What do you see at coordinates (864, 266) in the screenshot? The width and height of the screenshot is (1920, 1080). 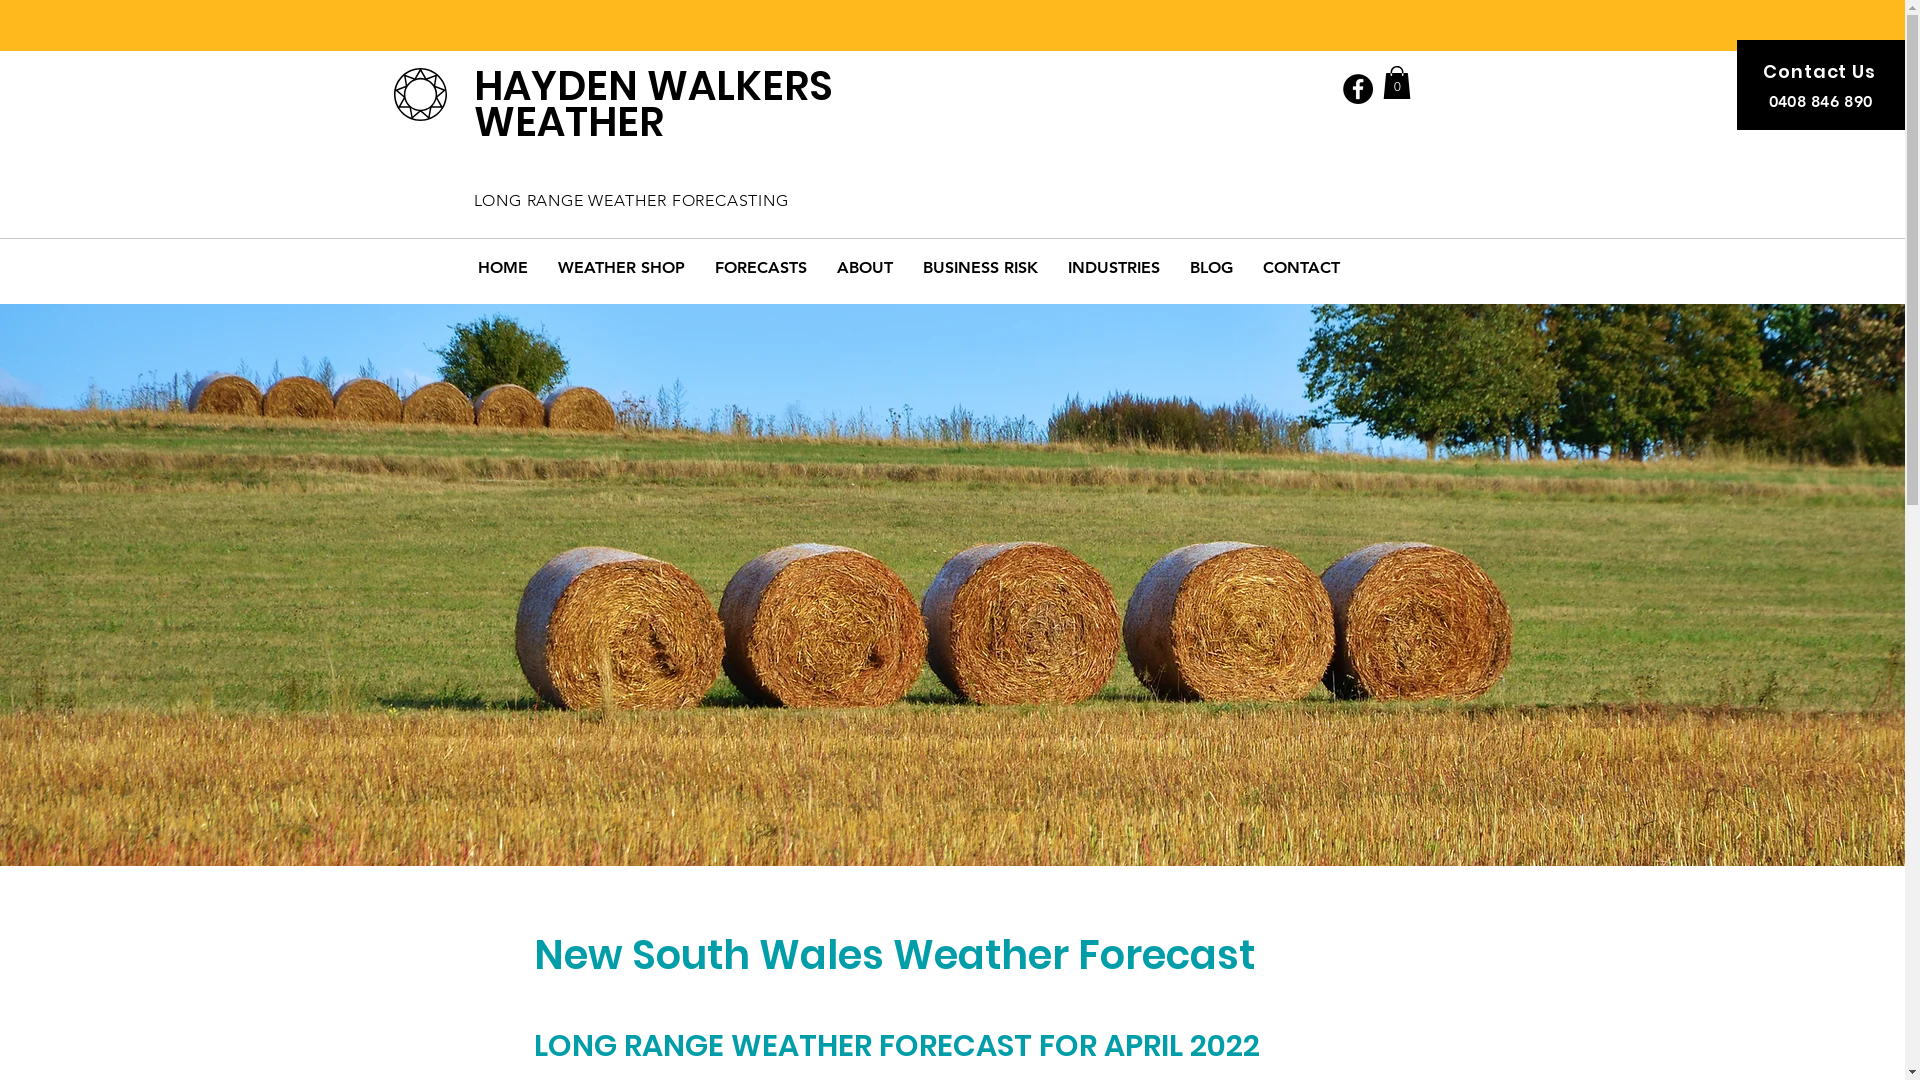 I see `'ABOUT'` at bounding box center [864, 266].